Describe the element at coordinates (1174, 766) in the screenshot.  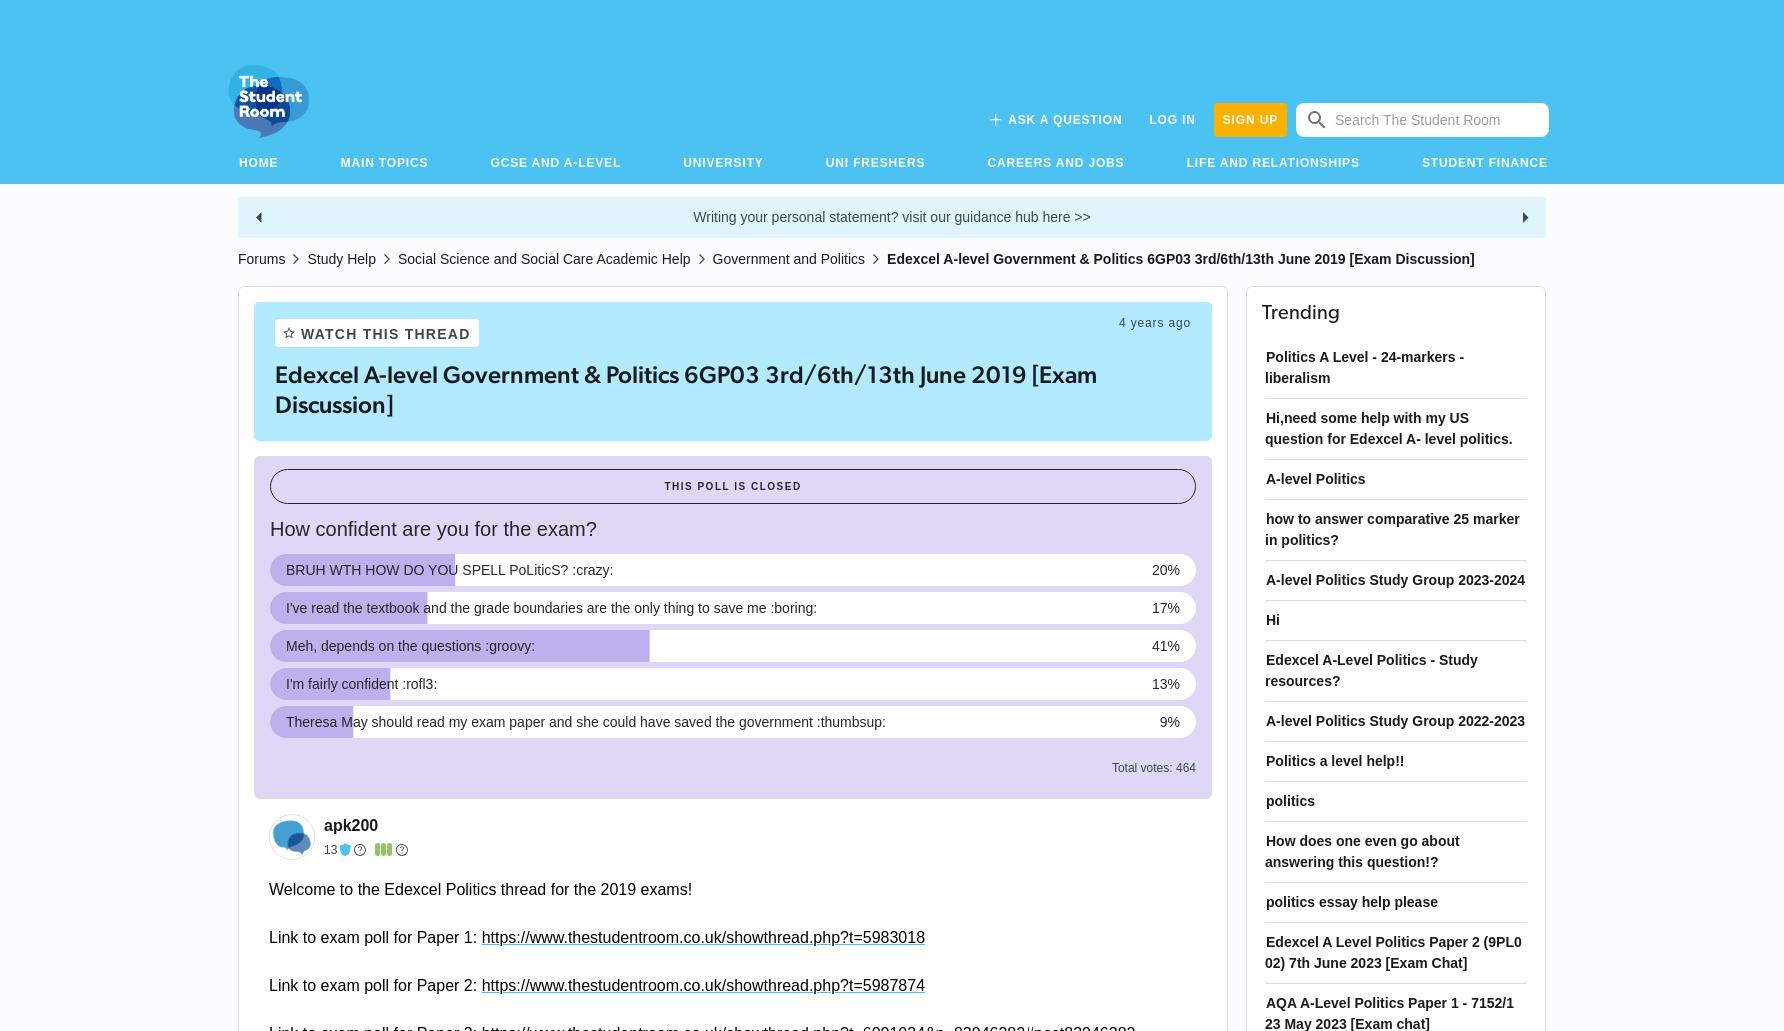
I see `'464'` at that location.